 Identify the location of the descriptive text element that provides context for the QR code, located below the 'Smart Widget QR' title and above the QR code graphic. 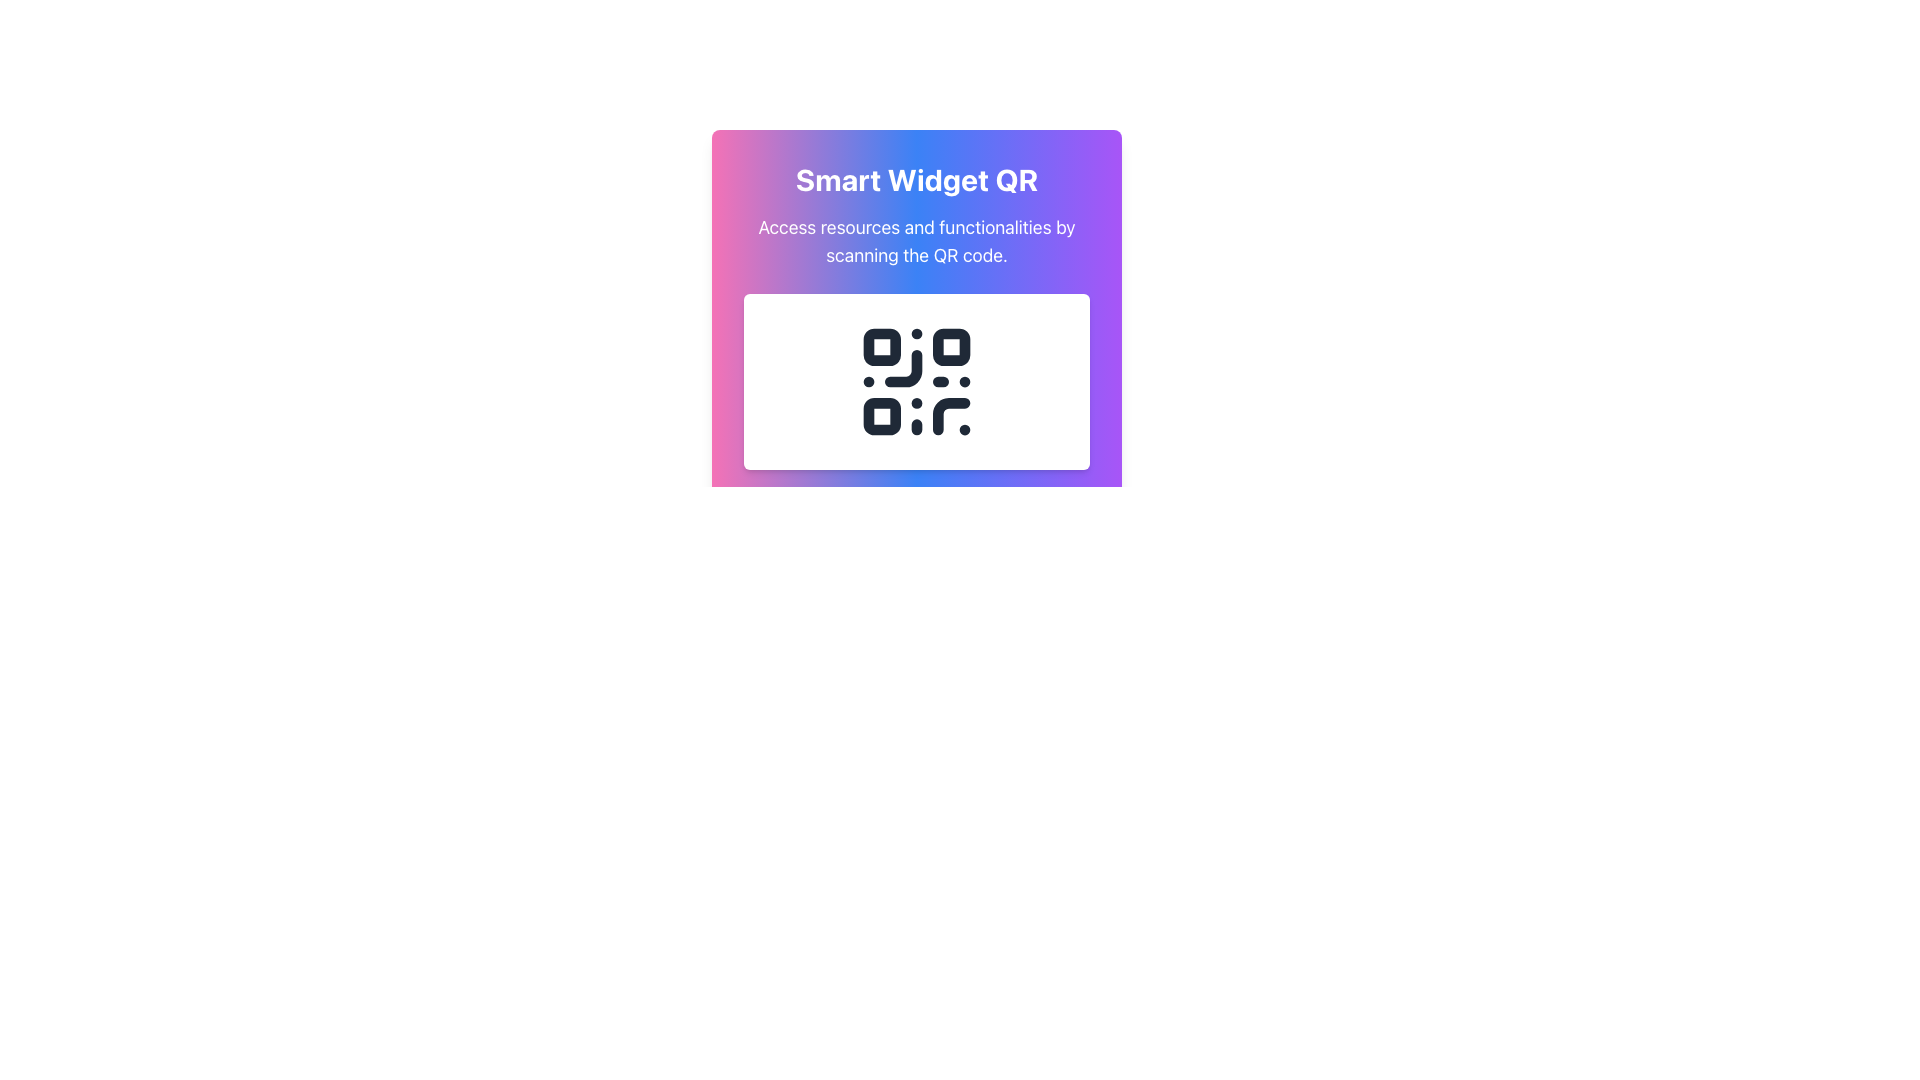
(915, 241).